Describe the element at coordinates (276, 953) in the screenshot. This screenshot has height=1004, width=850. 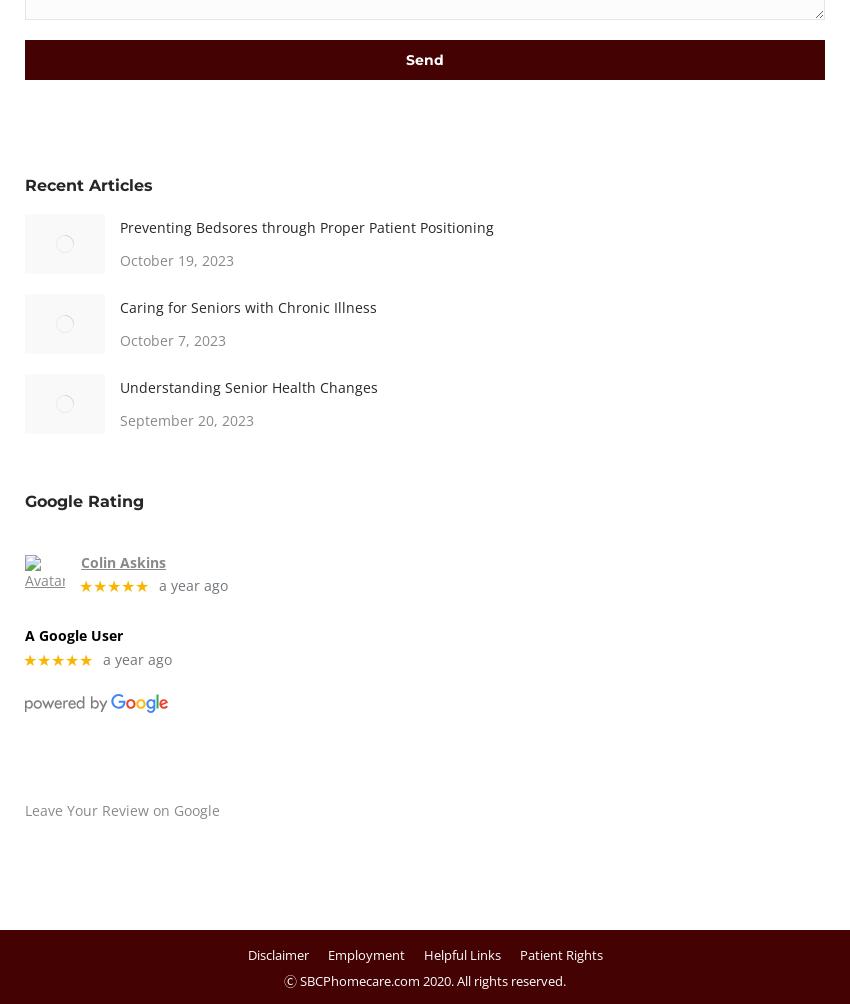
I see `'Disclaimer'` at that location.